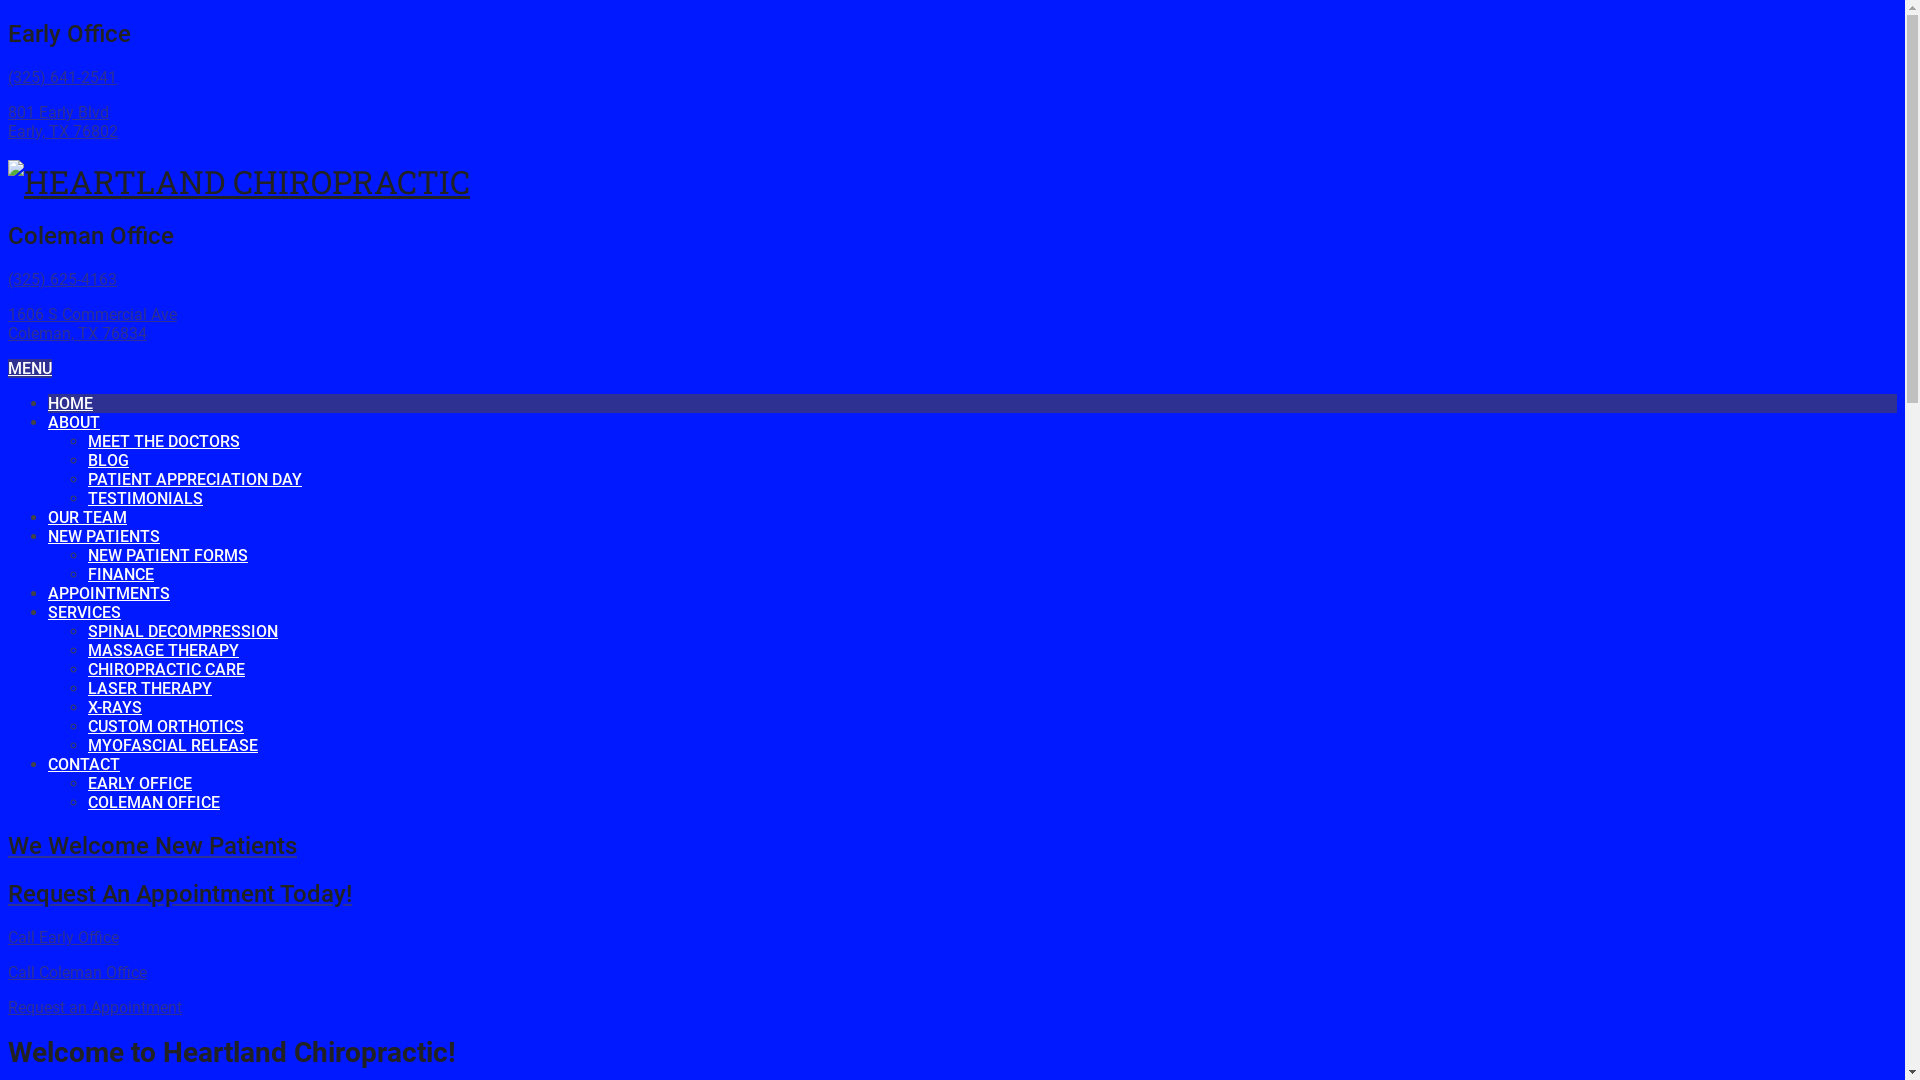  What do you see at coordinates (94, 1007) in the screenshot?
I see `'Request an Appointment'` at bounding box center [94, 1007].